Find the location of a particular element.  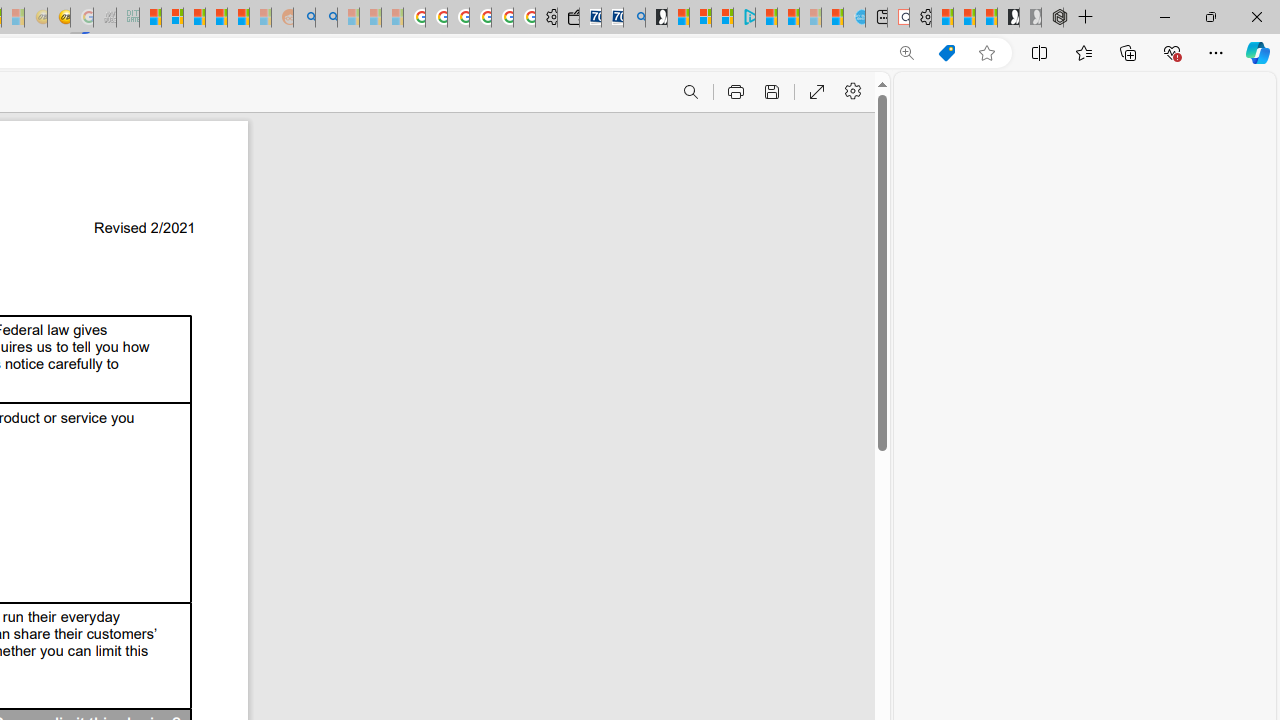

'Enter PDF full screen' is located at coordinates (816, 92).